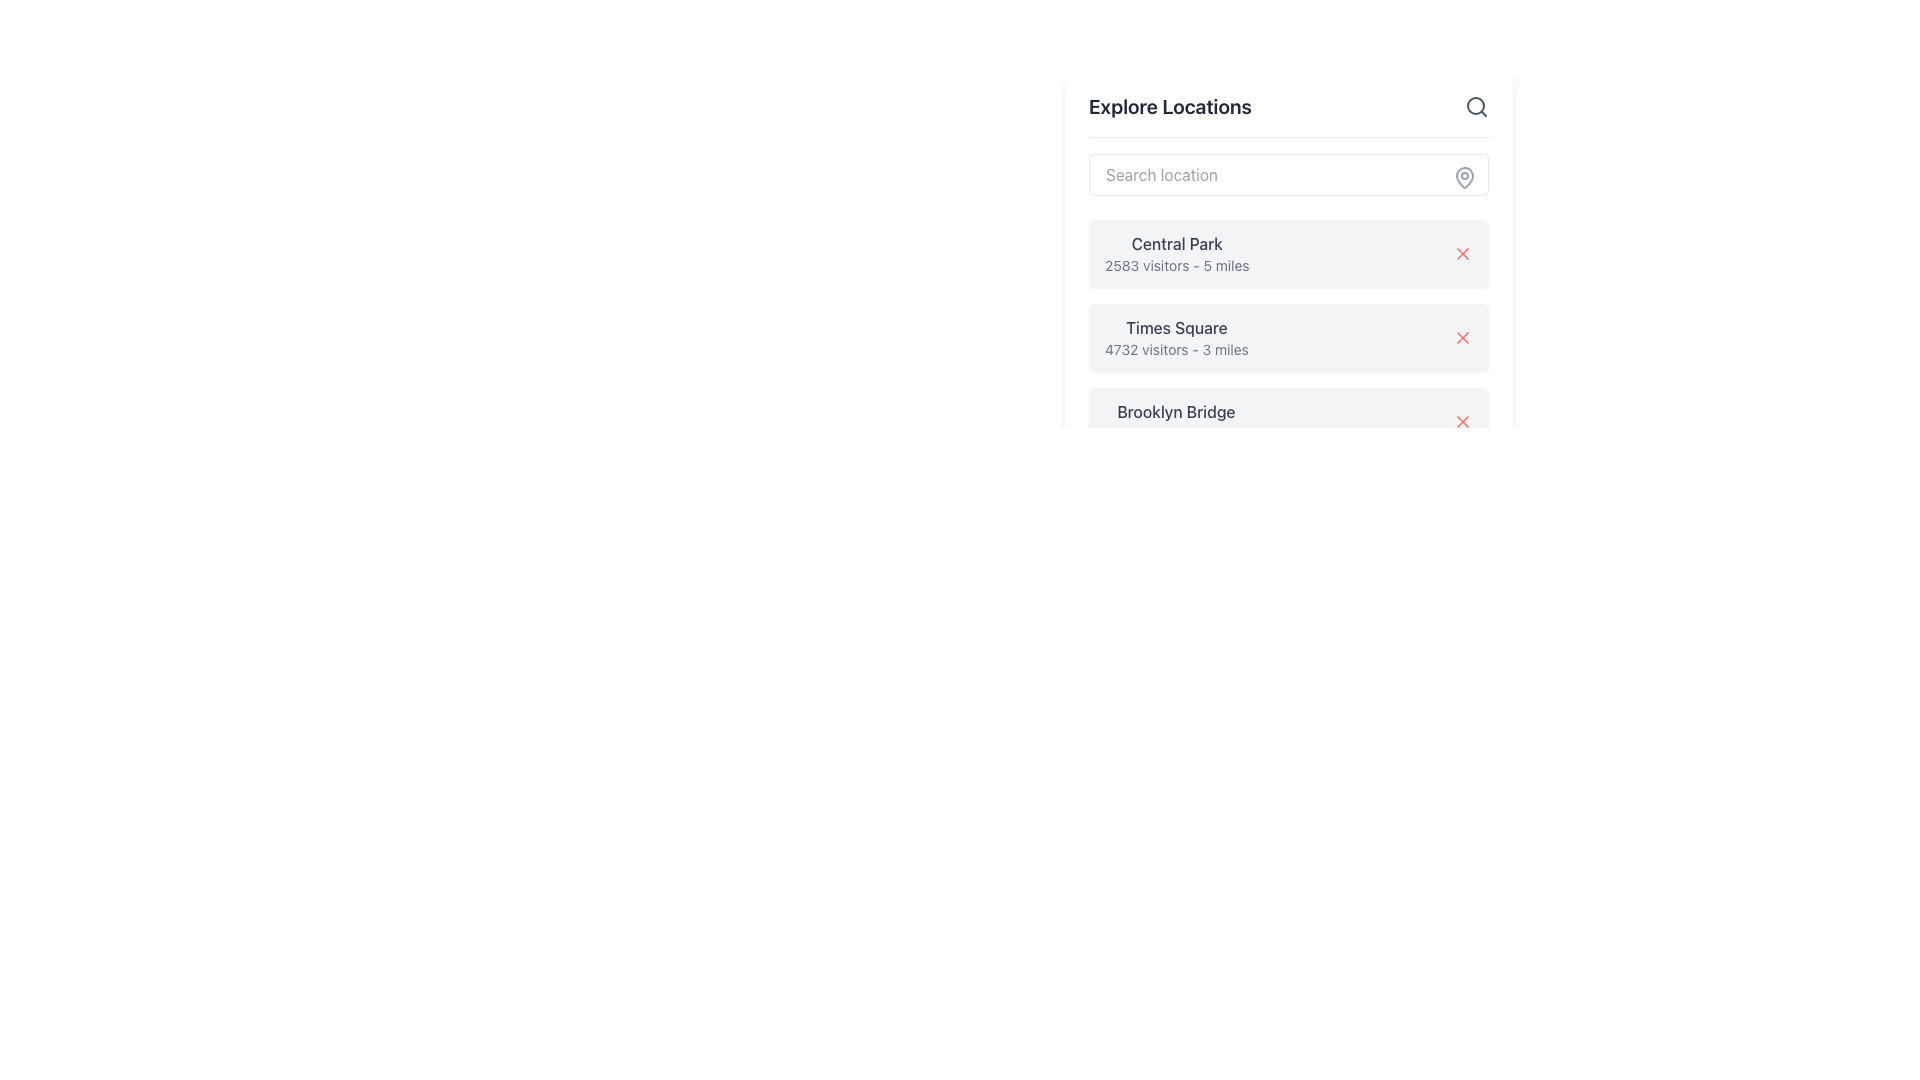 This screenshot has height=1080, width=1920. Describe the element at coordinates (1176, 326) in the screenshot. I see `the text string 'Times Square' which is styled with a medium-weight font and gray color, located in the second entry of the list under 'Explore Locations'` at that location.